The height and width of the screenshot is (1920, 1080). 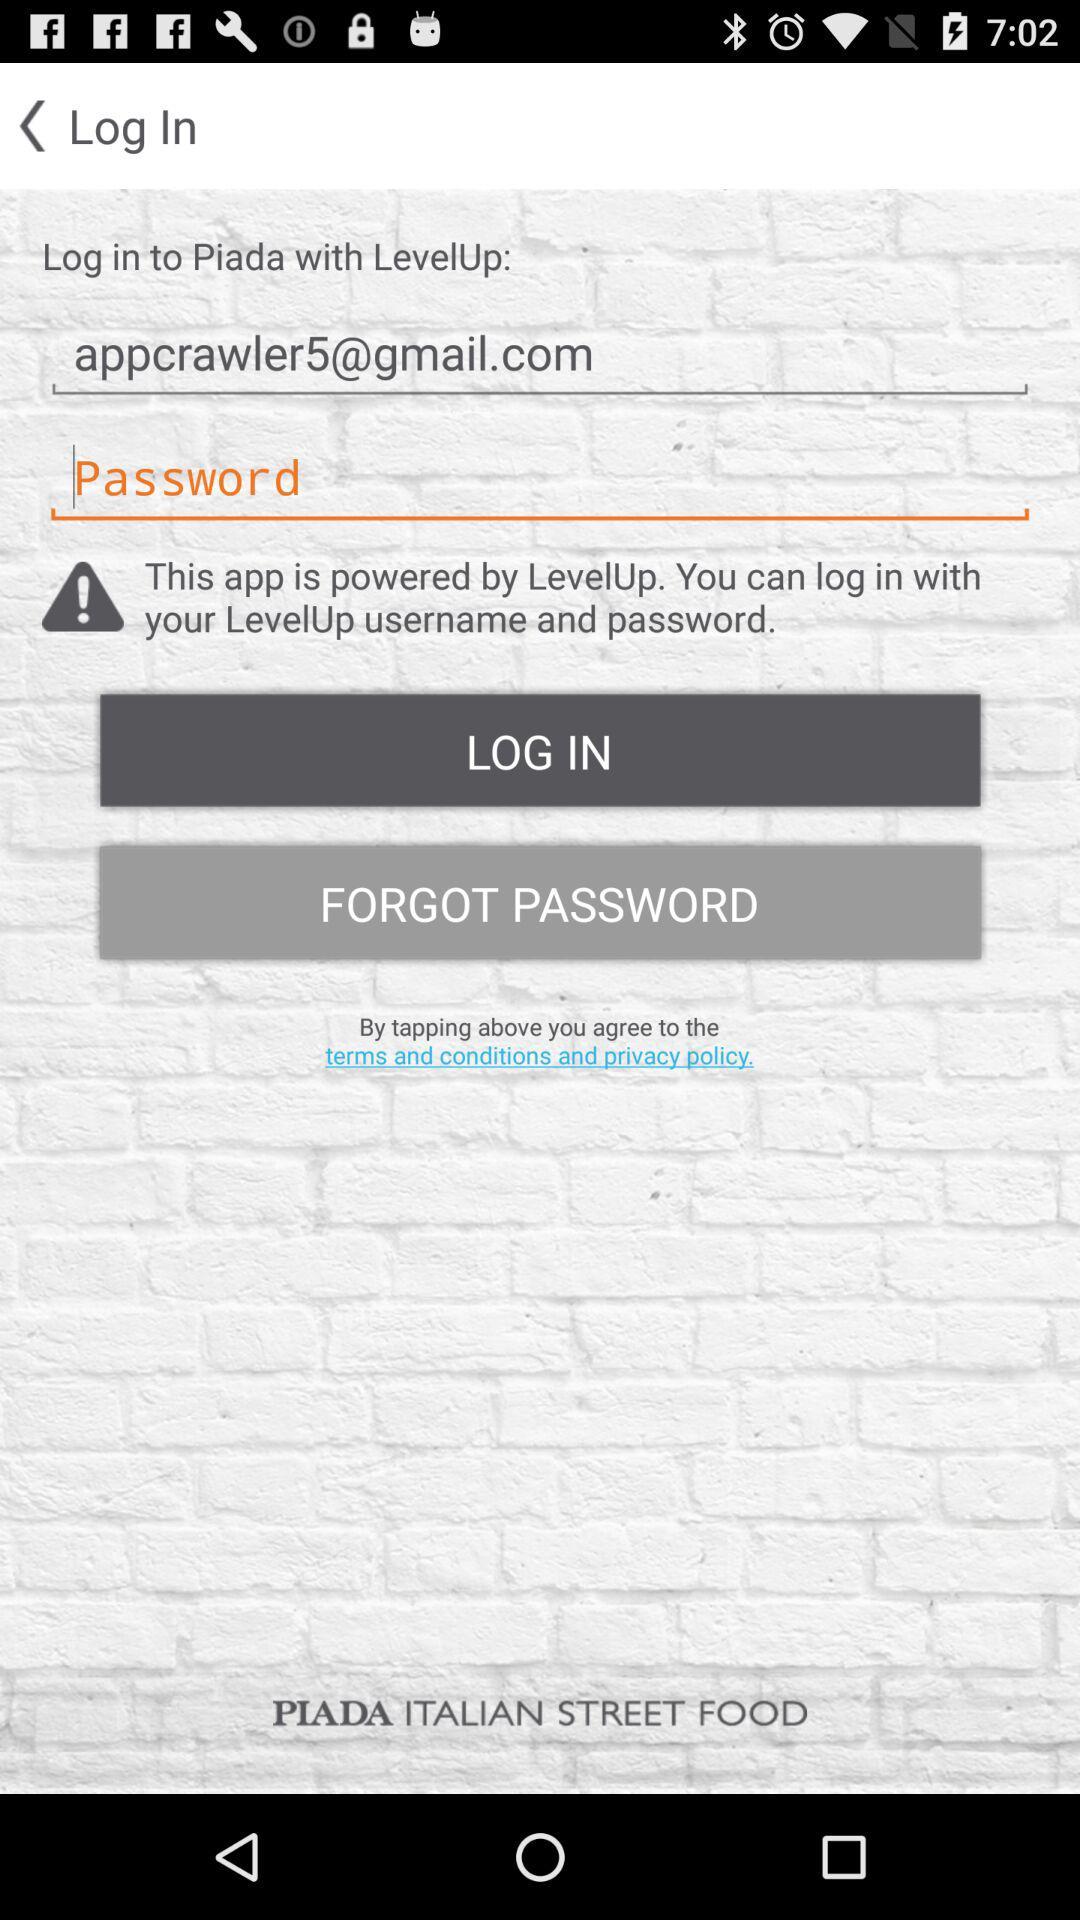 What do you see at coordinates (540, 476) in the screenshot?
I see `password field` at bounding box center [540, 476].